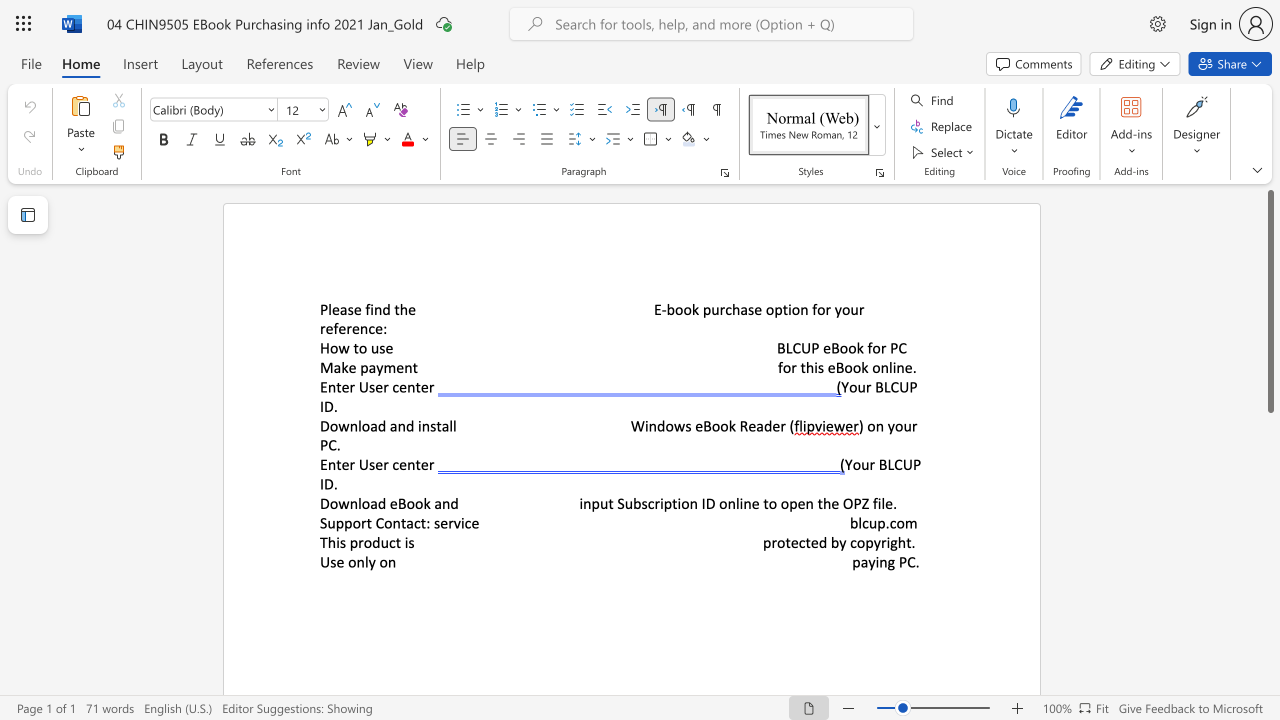  What do you see at coordinates (369, 464) in the screenshot?
I see `the subset text "ser c" within the text "Enter User center"` at bounding box center [369, 464].